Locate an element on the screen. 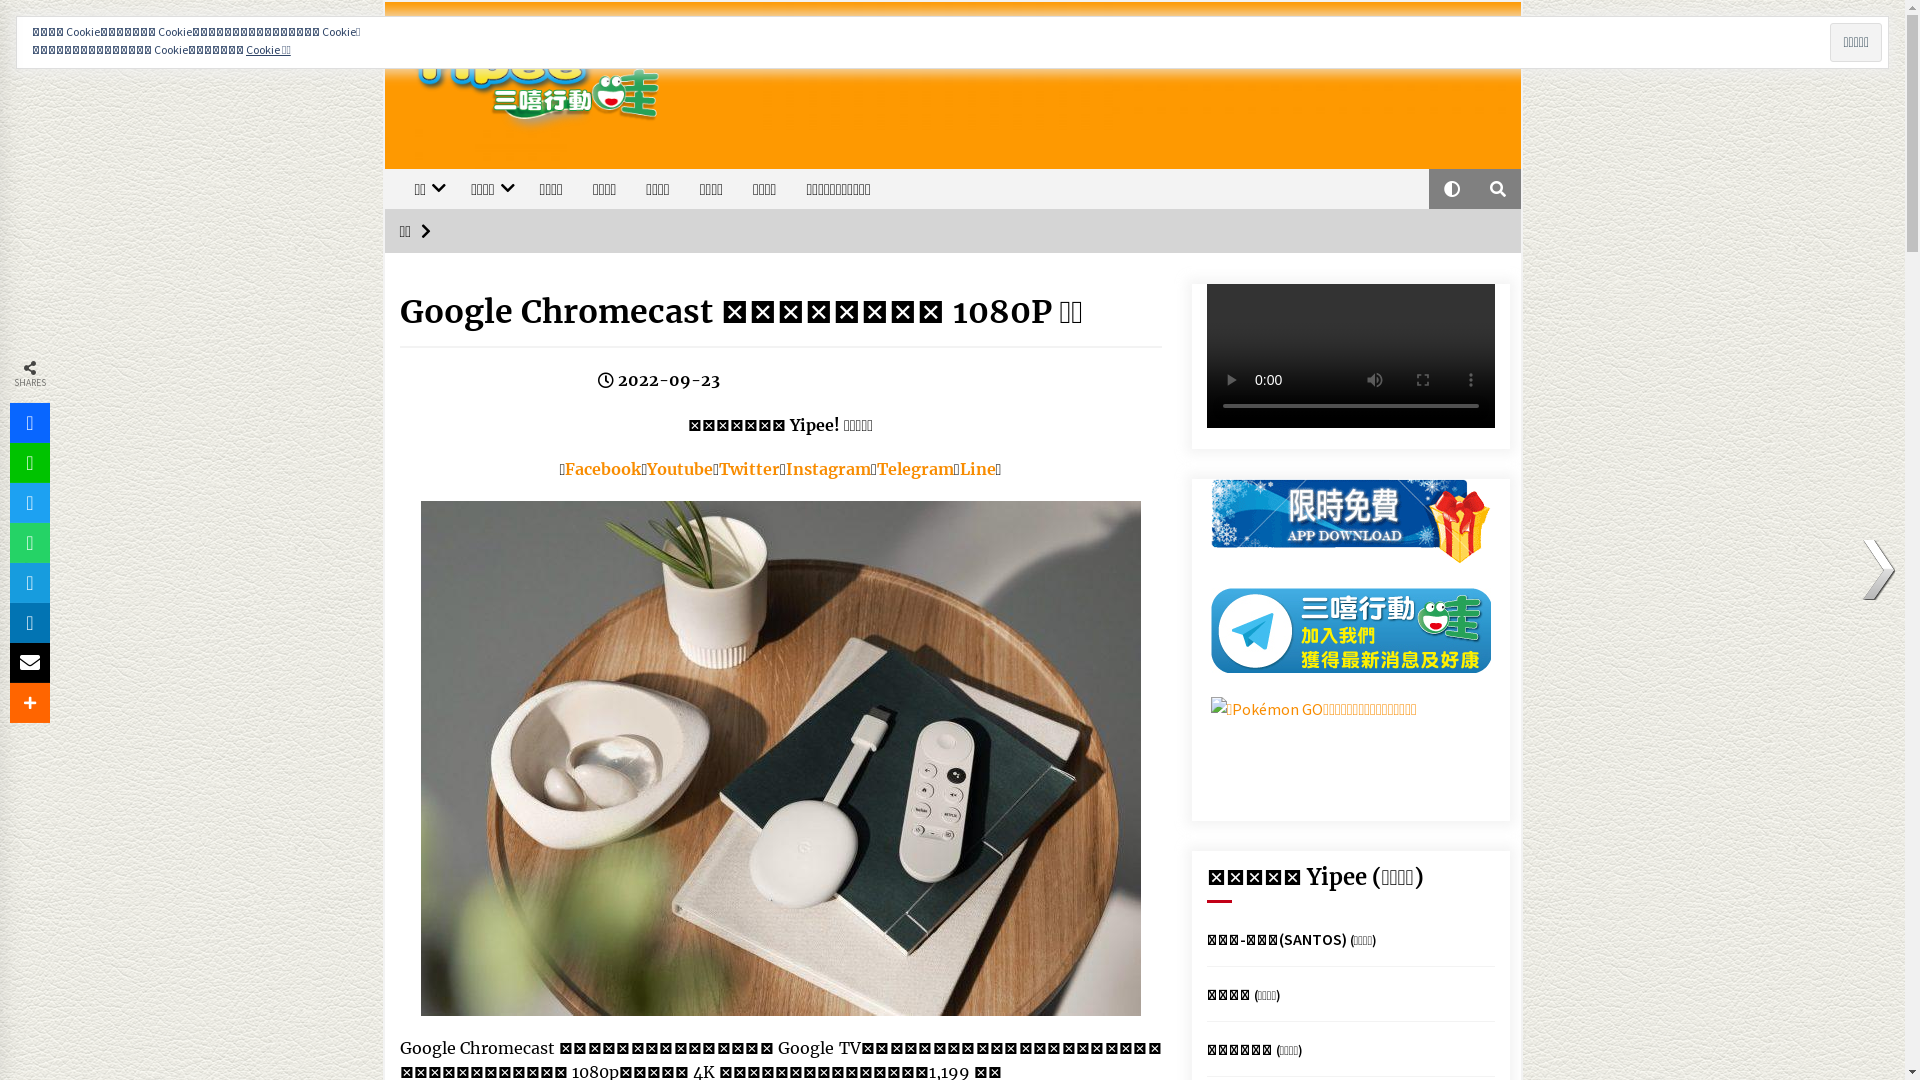 Image resolution: width=1920 pixels, height=1080 pixels. 'Email this ' is located at coordinates (29, 663).